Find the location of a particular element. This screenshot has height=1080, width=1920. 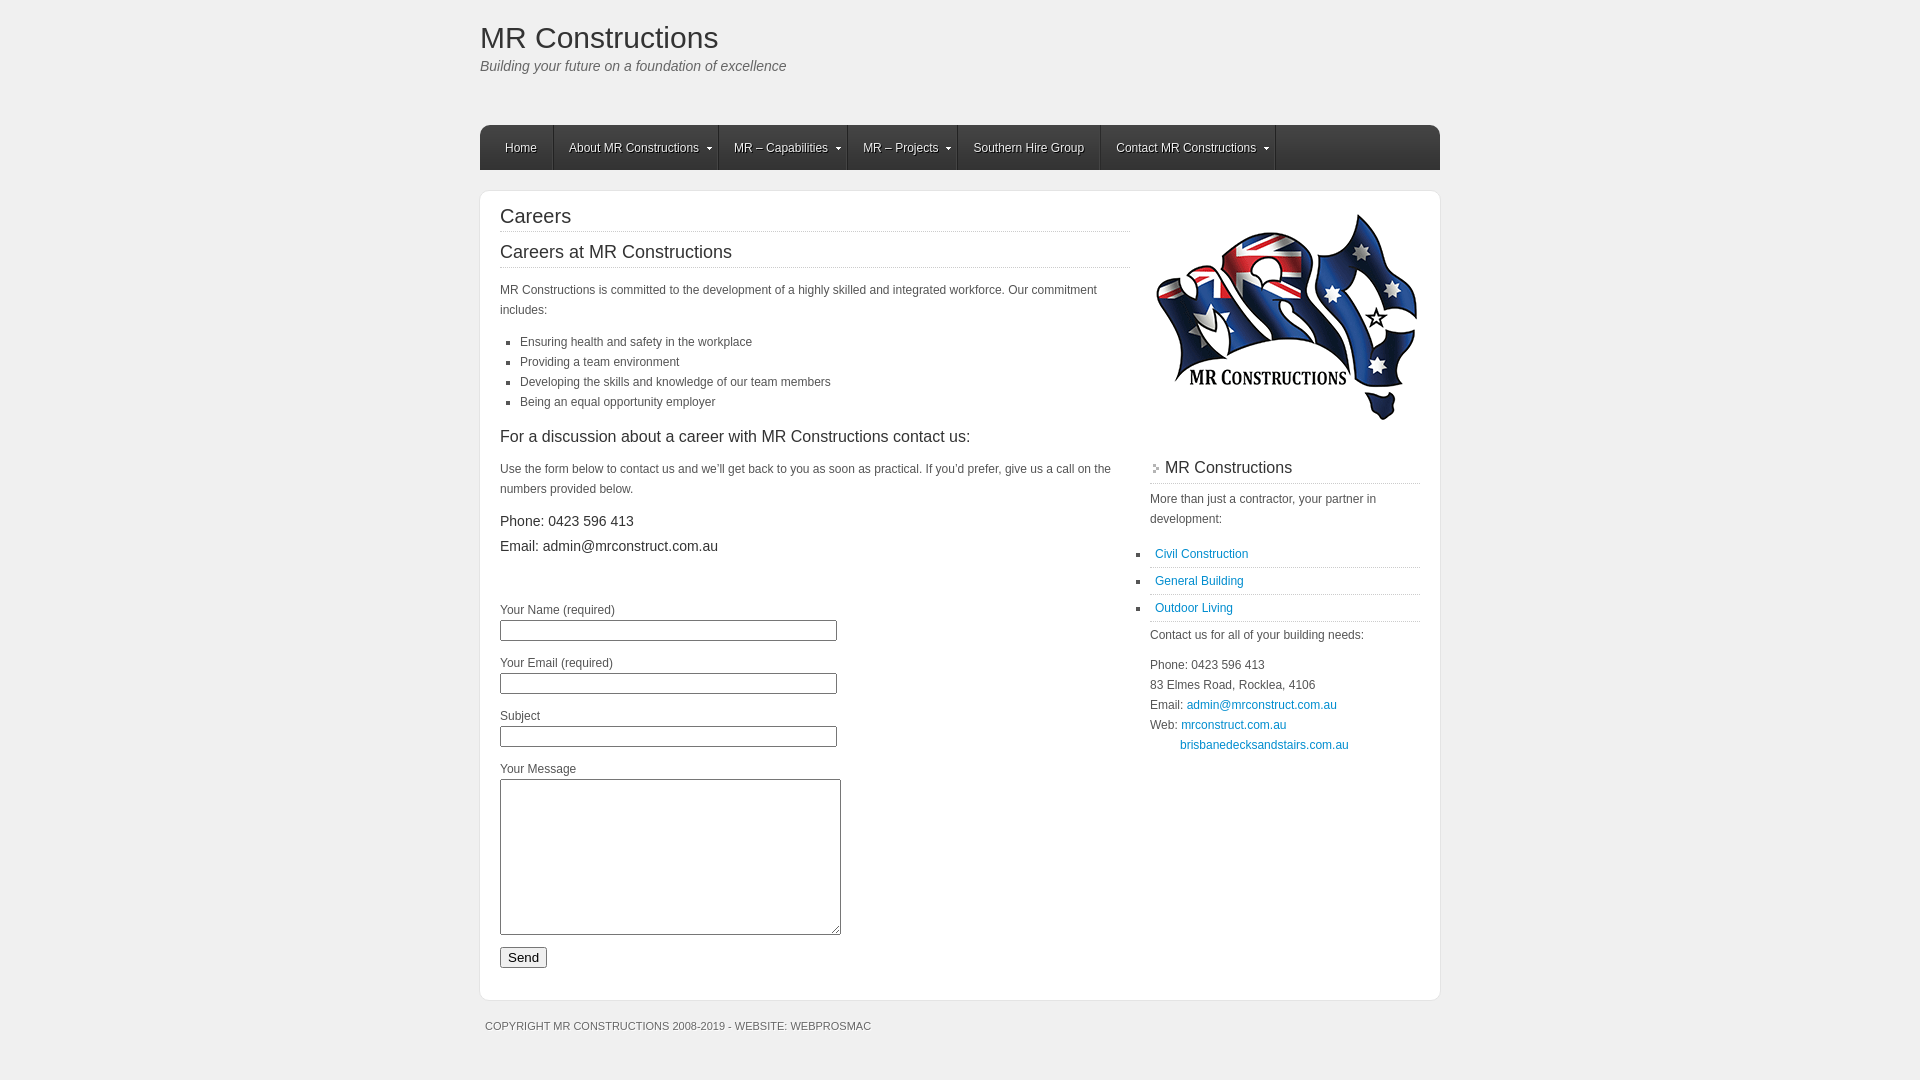

'Southern Hire Group' is located at coordinates (1029, 146).